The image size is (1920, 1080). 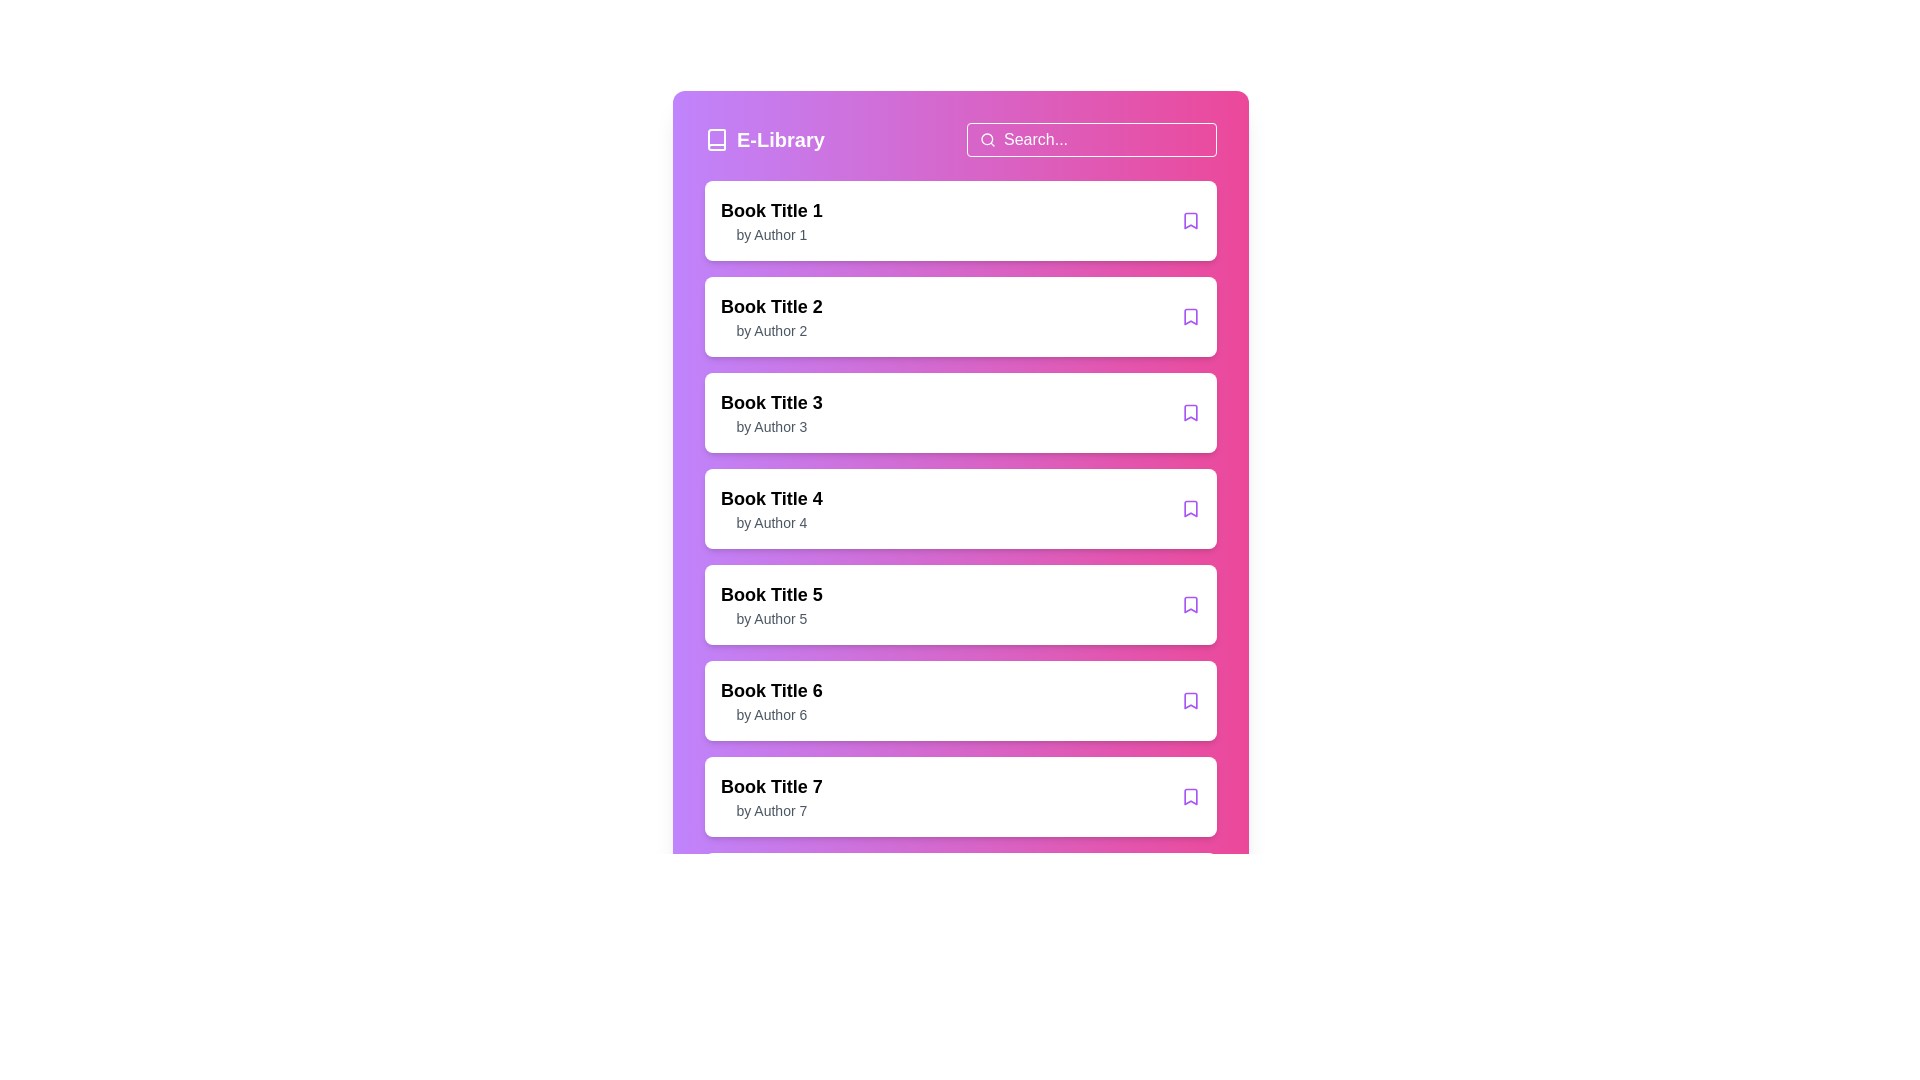 I want to click on the purple SVG bookmark icon located at the bottom right corner of the 'Book Title 7 by Author 7' card, so click(x=1190, y=796).